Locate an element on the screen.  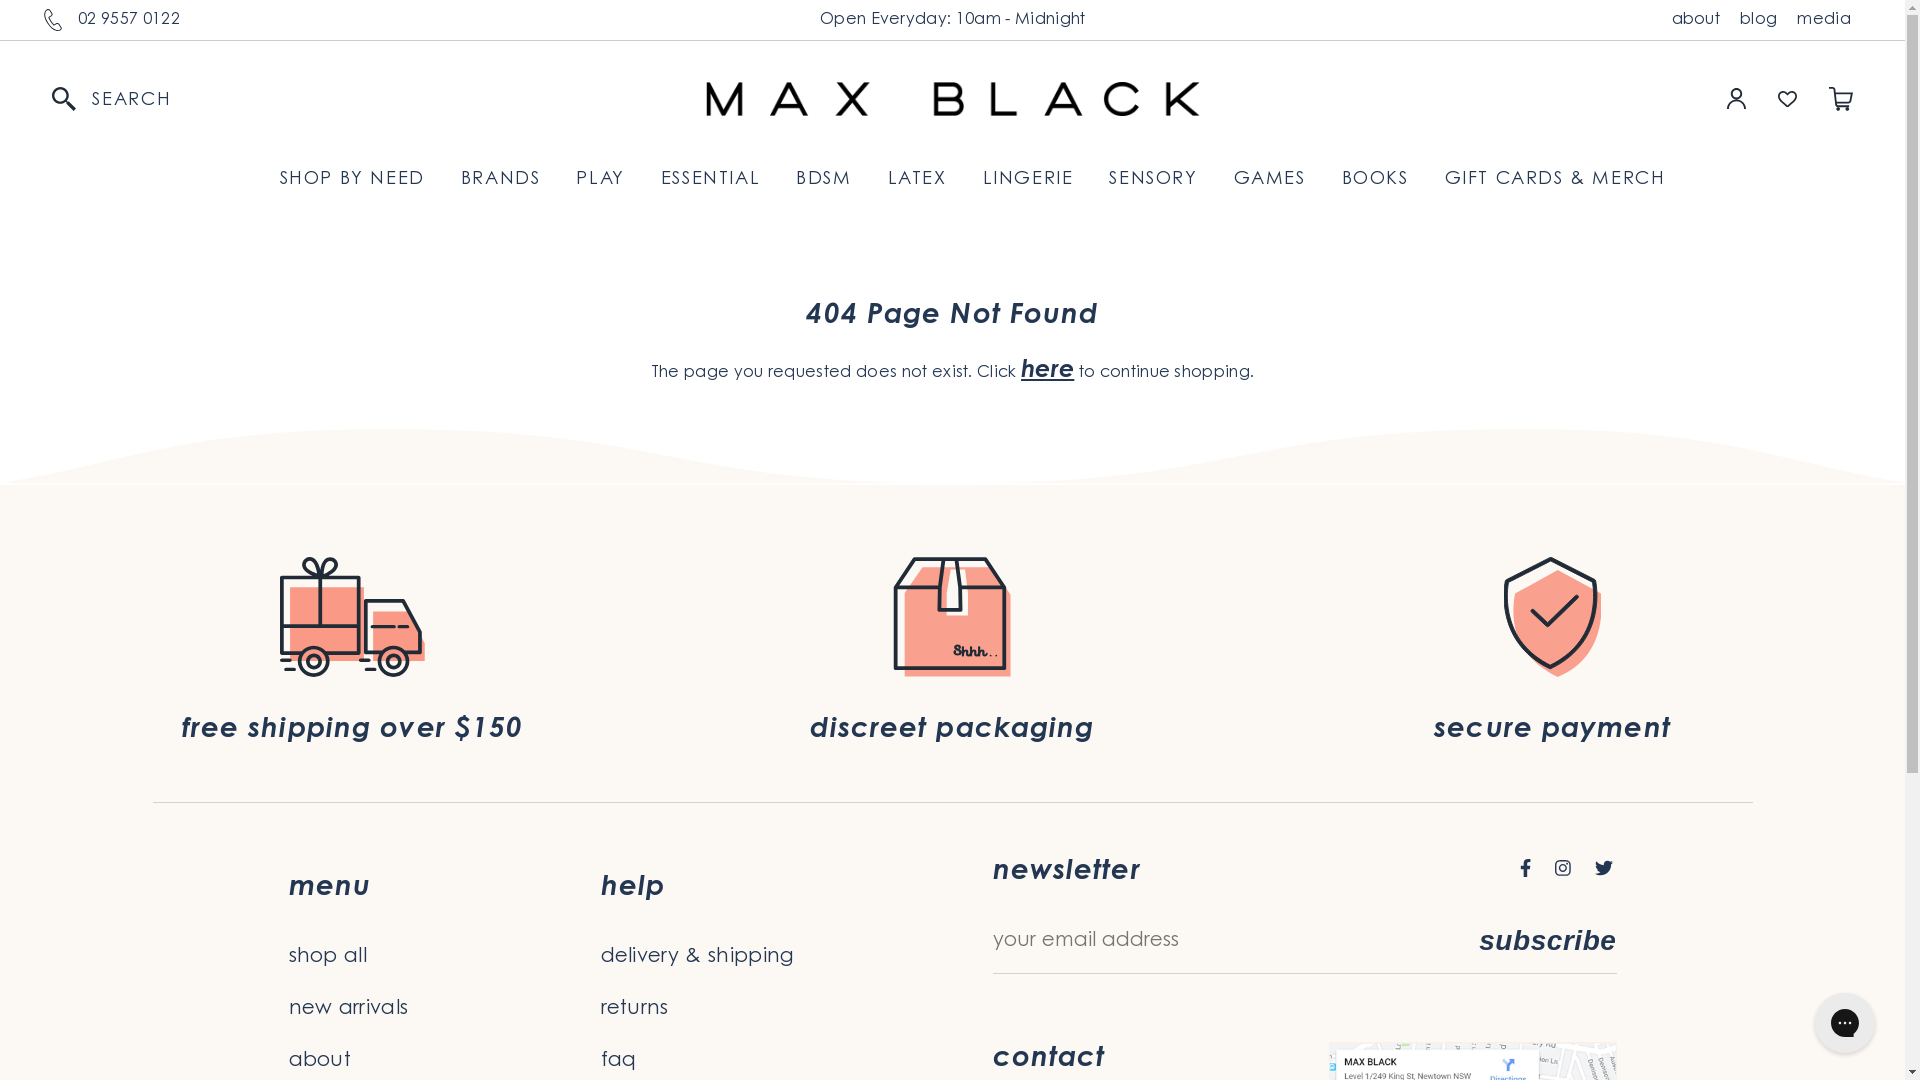
'SHOP BY NEED' is located at coordinates (352, 180).